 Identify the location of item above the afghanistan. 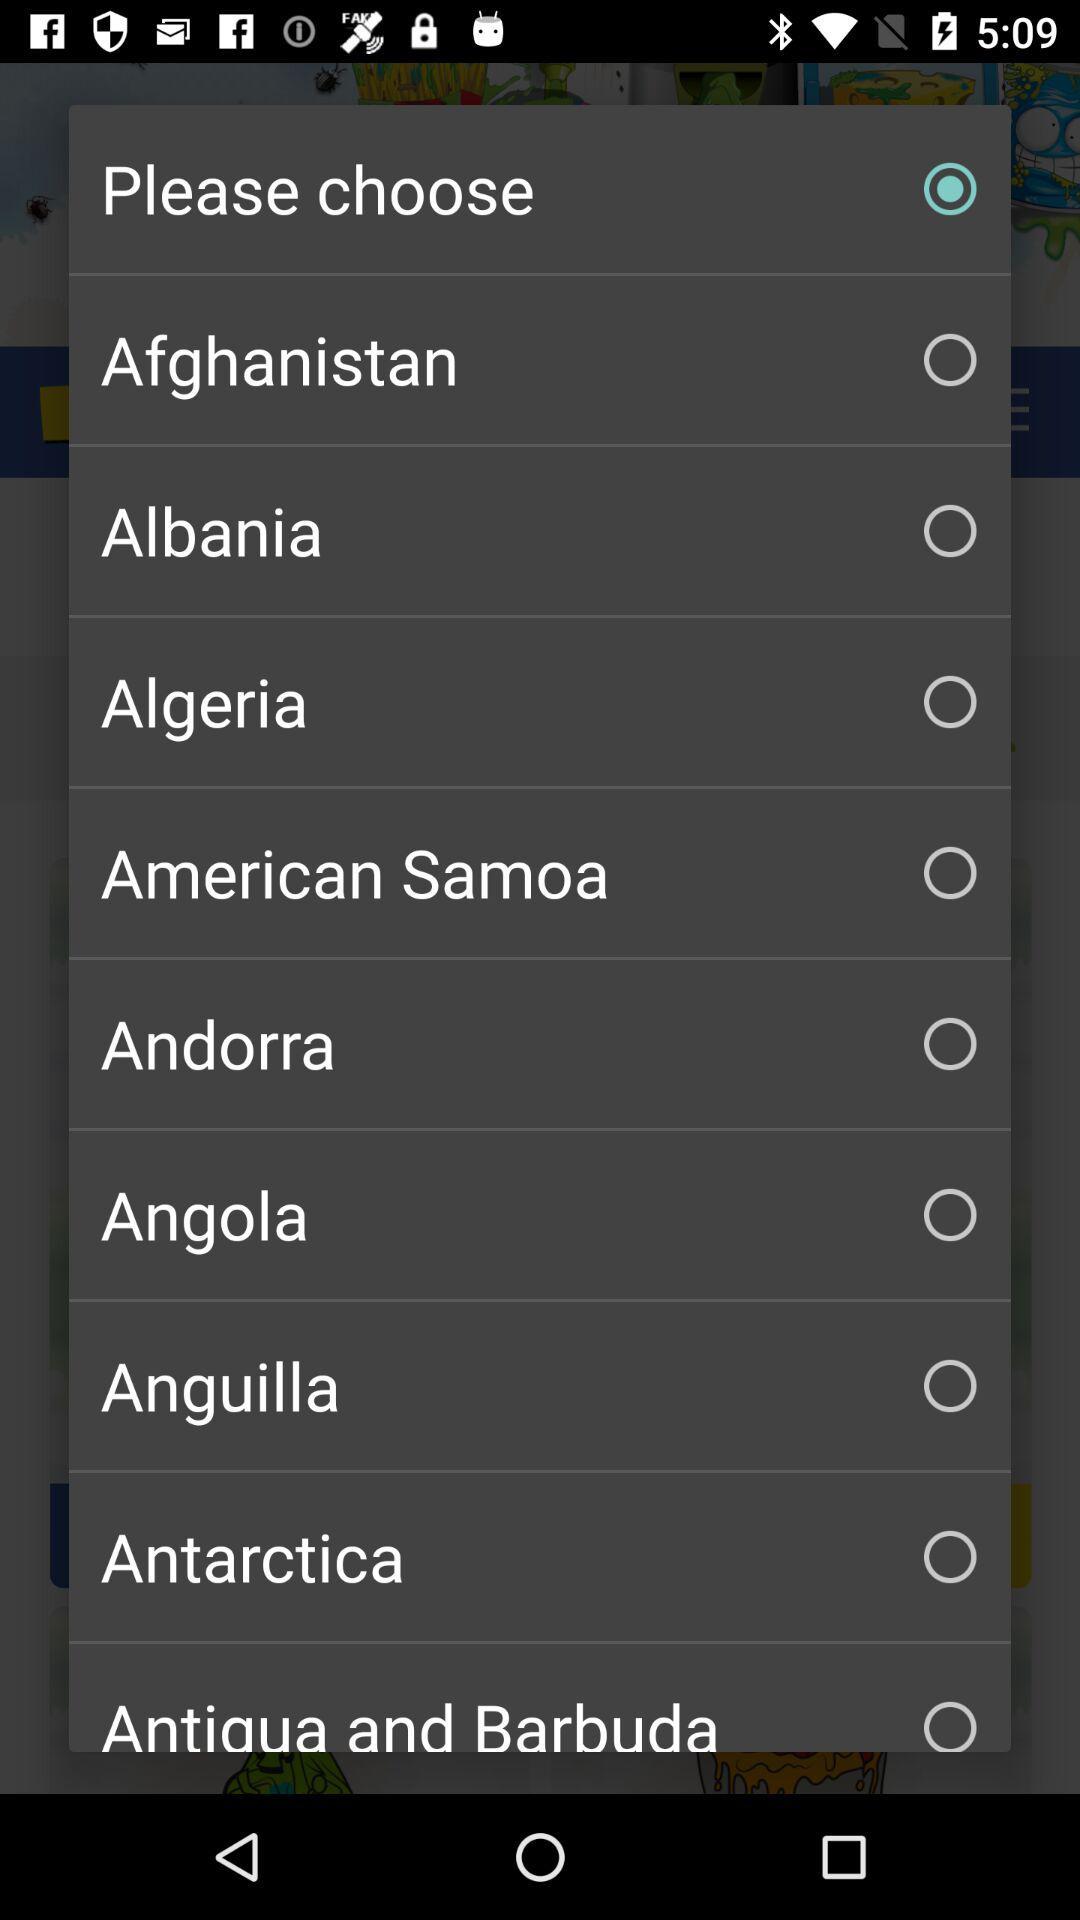
(540, 188).